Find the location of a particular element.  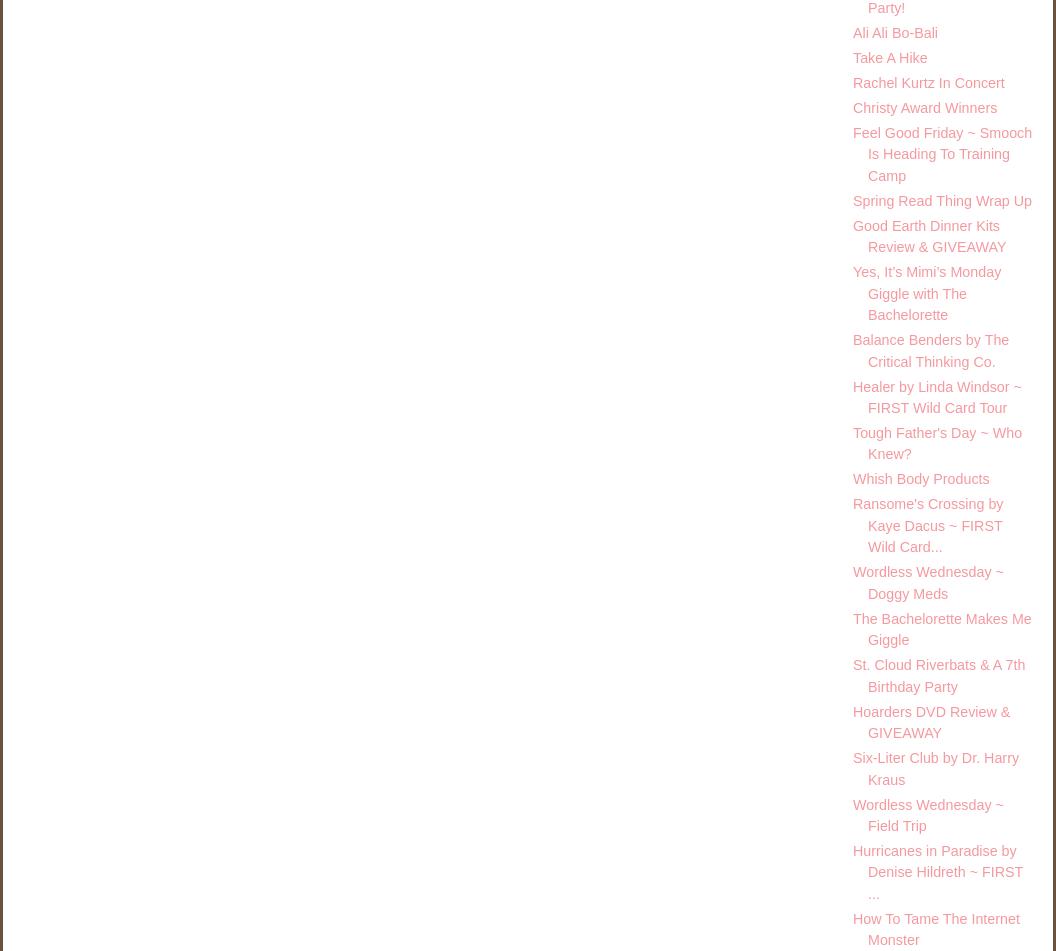

'Wordless Wednesday ~ Doggy Meds' is located at coordinates (928, 581).